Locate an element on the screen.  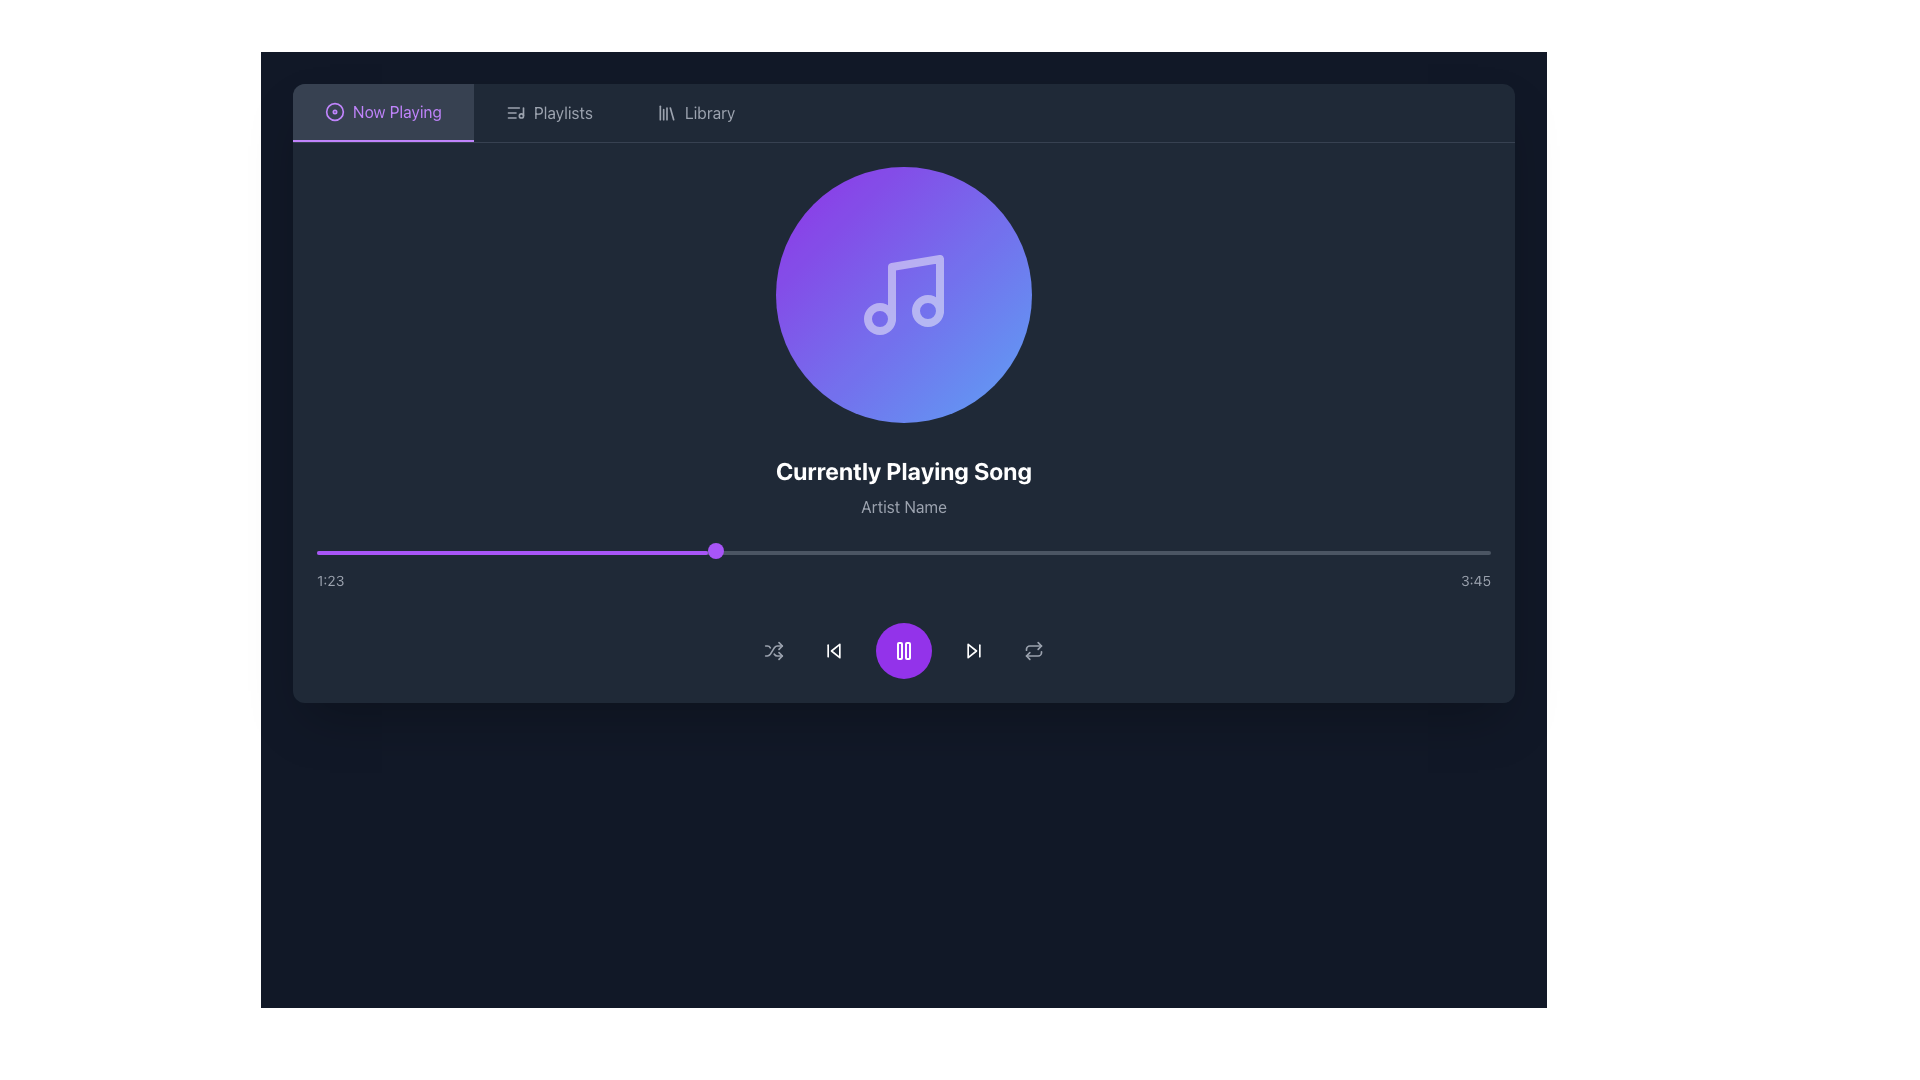
the text element displaying 'Currently Playing Song', which is centrally aligned and prominently located in the upper half of the interface is located at coordinates (902, 470).